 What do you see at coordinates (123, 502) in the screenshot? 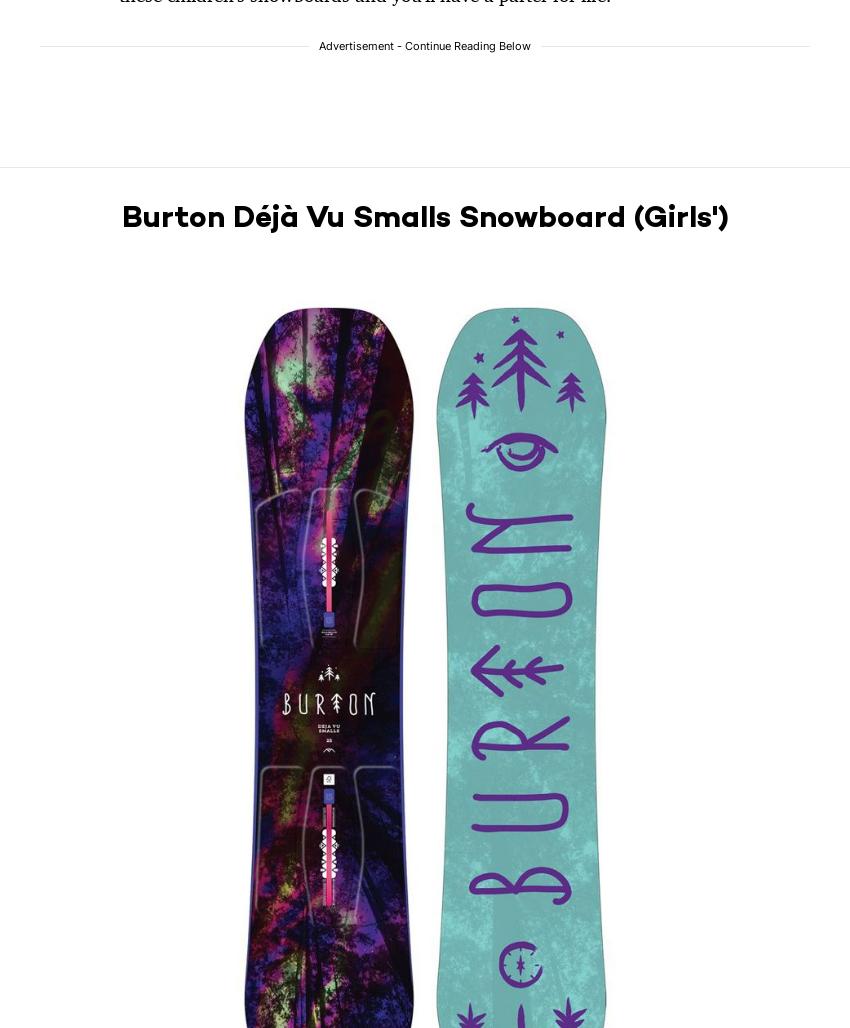
I see `'11 Best Ski Pants and Bibs for Men'` at bounding box center [123, 502].